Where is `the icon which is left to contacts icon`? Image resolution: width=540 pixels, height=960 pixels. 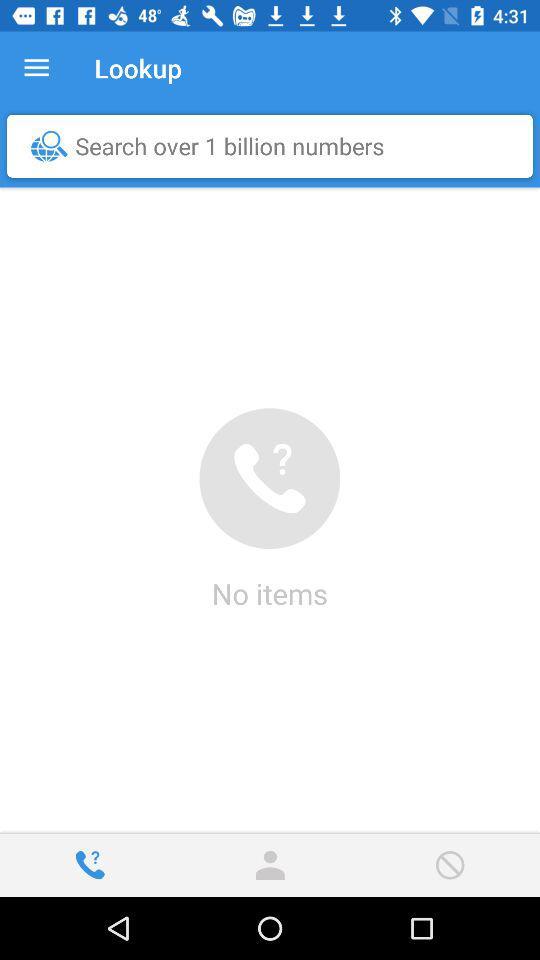 the icon which is left to contacts icon is located at coordinates (89, 864).